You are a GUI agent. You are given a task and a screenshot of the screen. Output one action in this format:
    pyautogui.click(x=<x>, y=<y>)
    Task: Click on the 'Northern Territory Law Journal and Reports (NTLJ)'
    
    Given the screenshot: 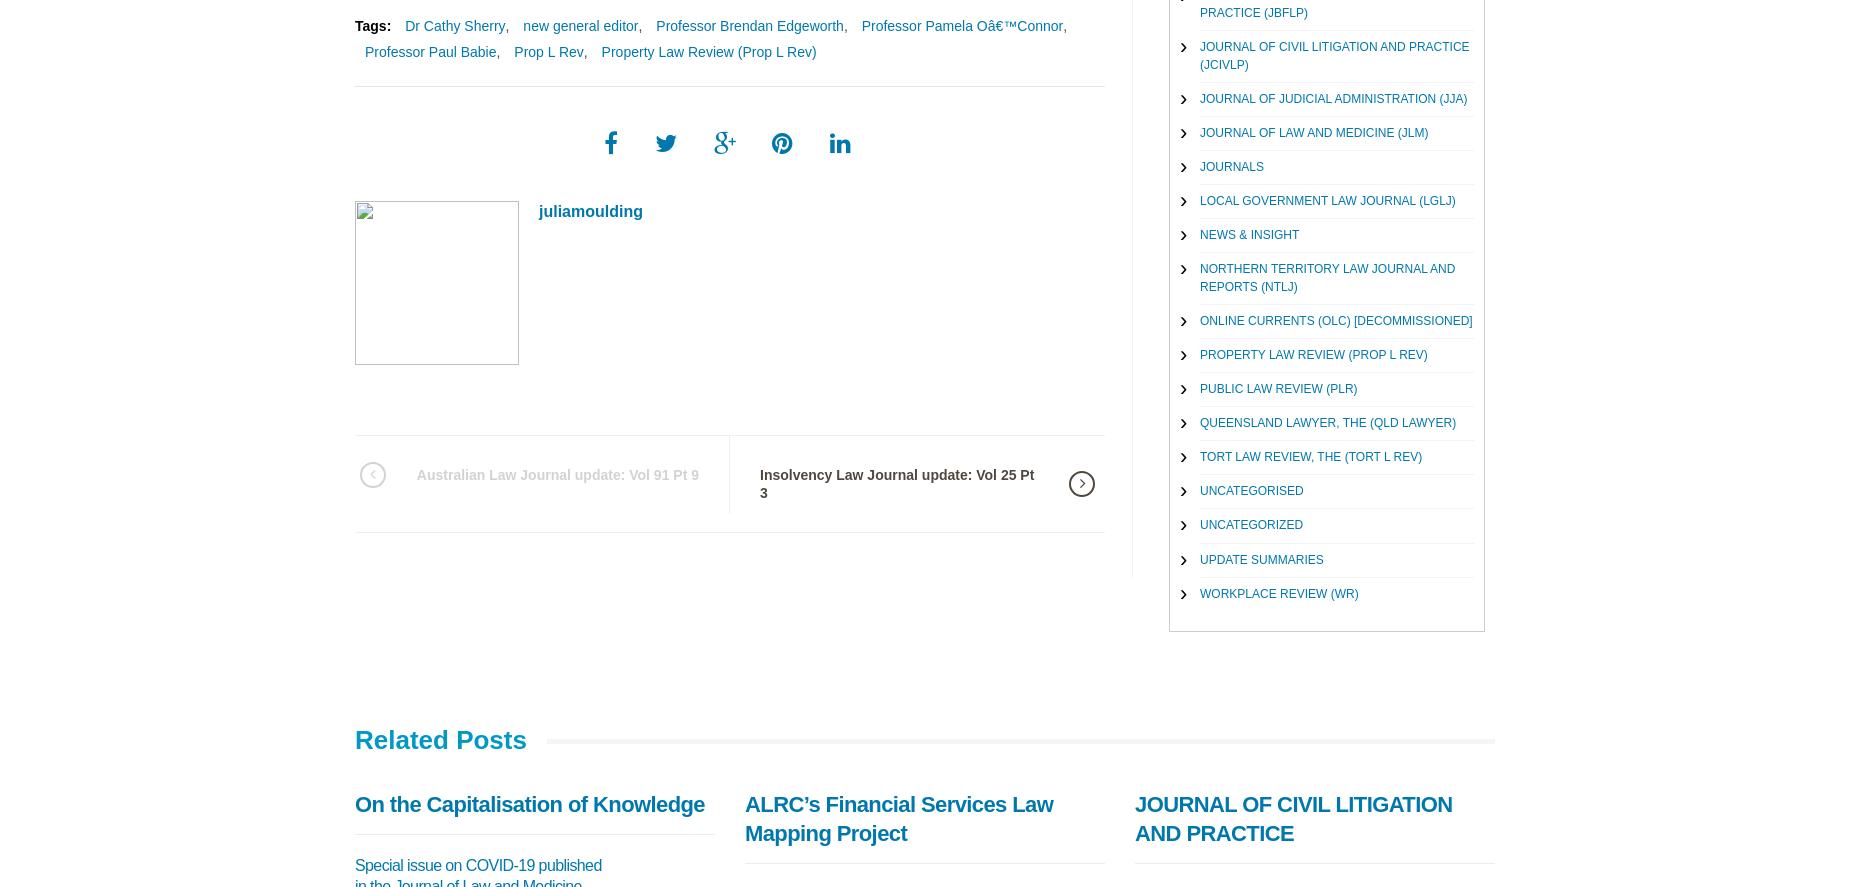 What is the action you would take?
    pyautogui.click(x=1326, y=276)
    